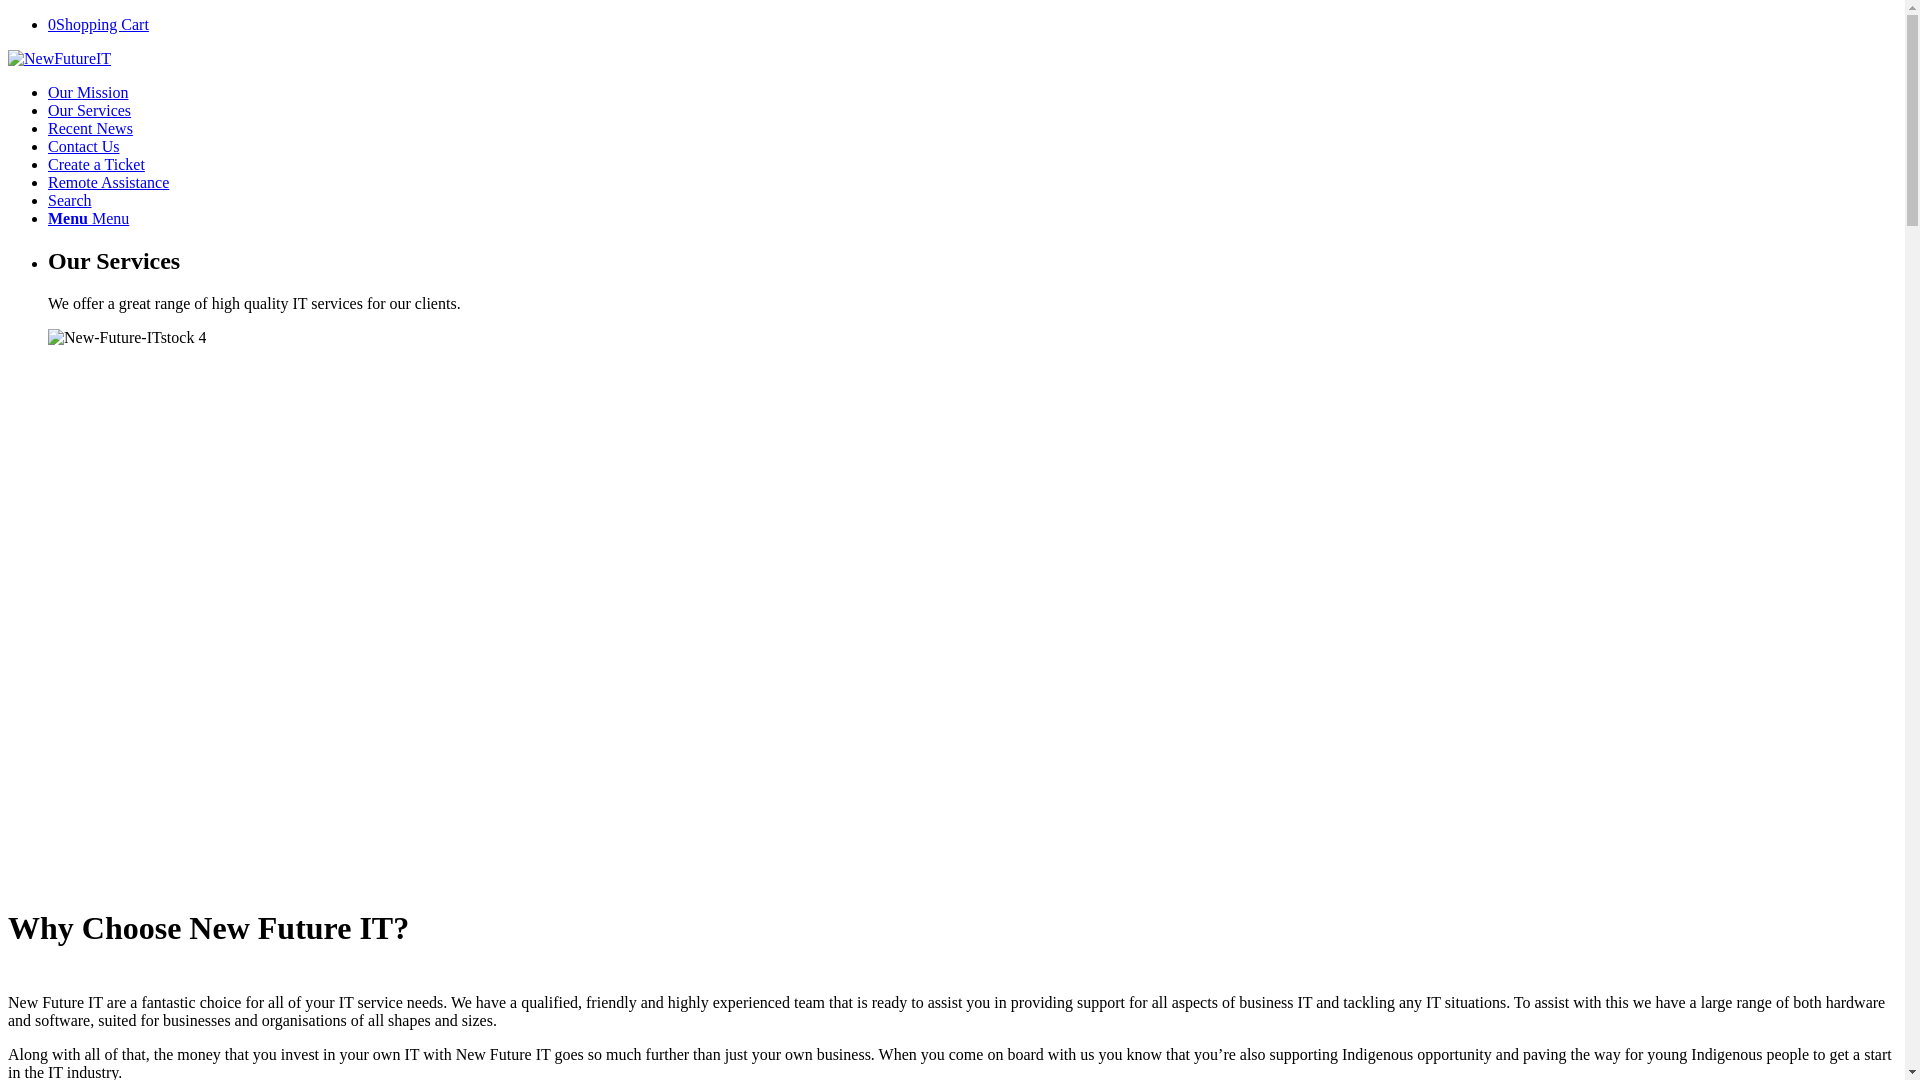 The height and width of the screenshot is (1080, 1920). Describe the element at coordinates (48, 200) in the screenshot. I see `'Search'` at that location.